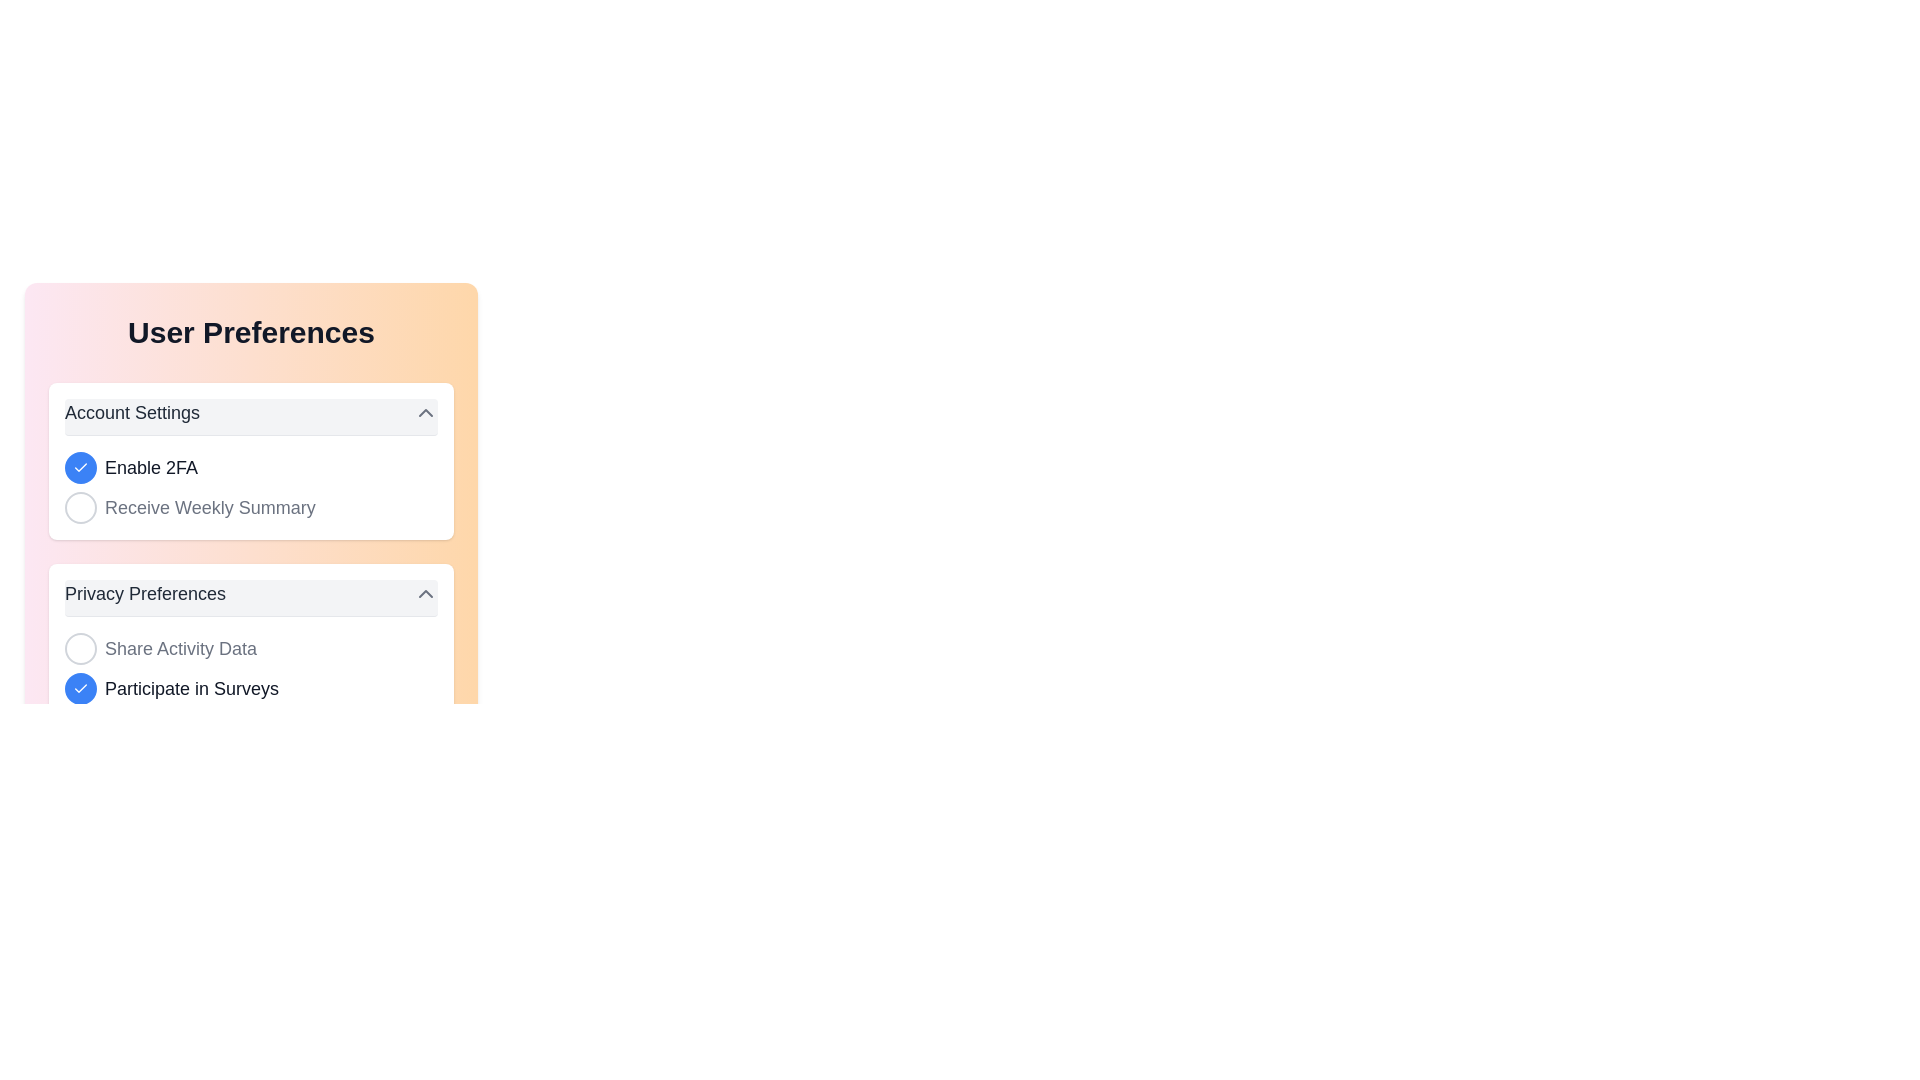 The height and width of the screenshot is (1080, 1920). I want to click on the text label reading 'Share Activity Data' in the Privacy Preferences section, which is positioned below the Account Settings section and to the right of a circular radio button, so click(181, 648).